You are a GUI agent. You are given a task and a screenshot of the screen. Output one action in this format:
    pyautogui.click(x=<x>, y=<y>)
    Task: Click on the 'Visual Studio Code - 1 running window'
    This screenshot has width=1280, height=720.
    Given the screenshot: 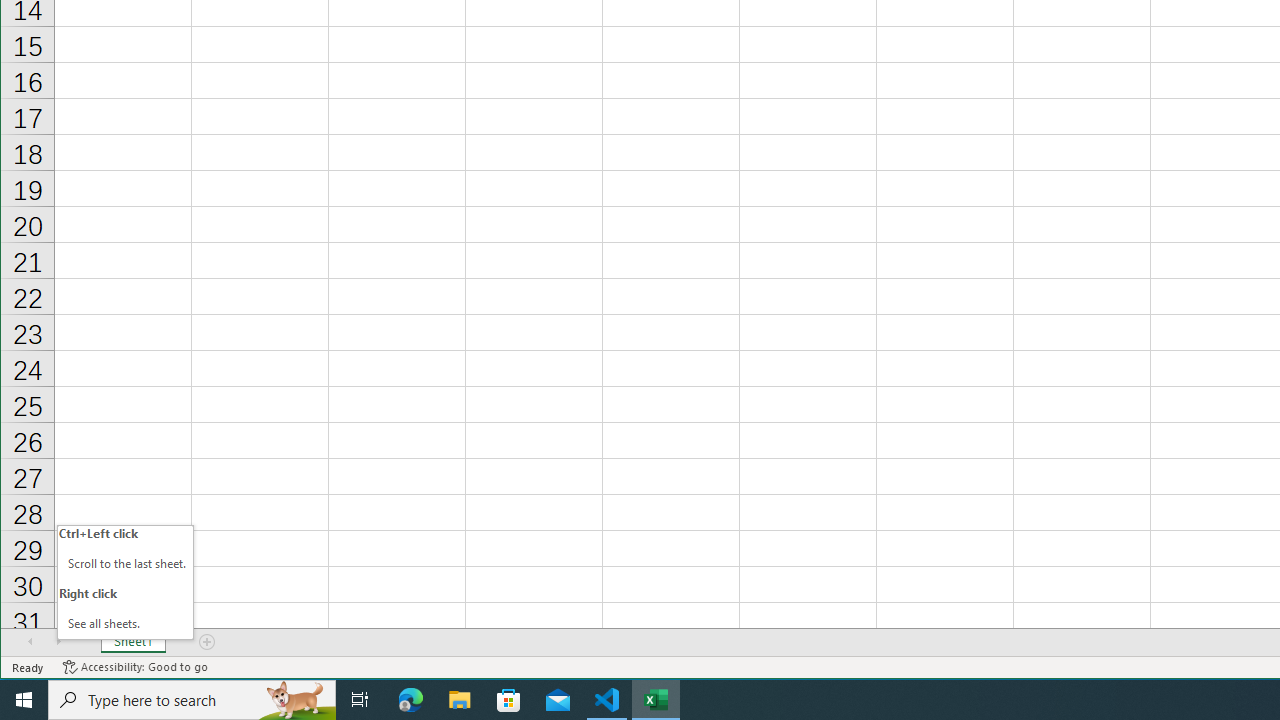 What is the action you would take?
    pyautogui.click(x=606, y=698)
    